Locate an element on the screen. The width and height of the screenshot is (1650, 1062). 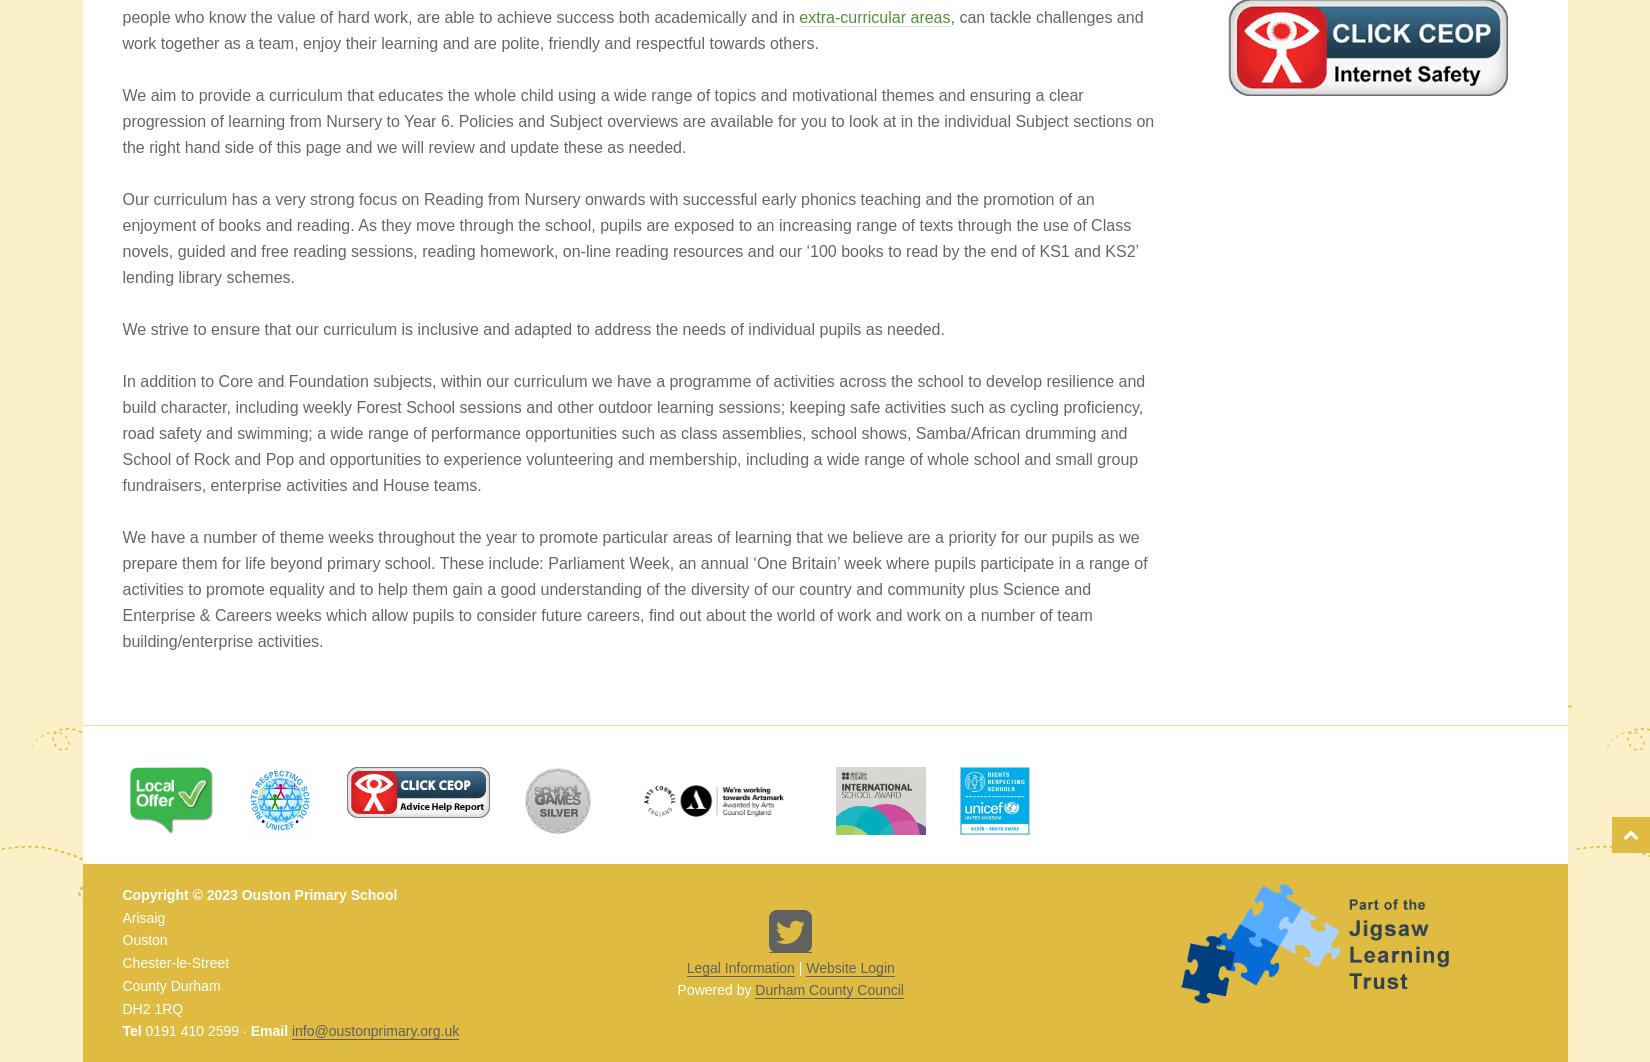
'Durham County Council' is located at coordinates (828, 988).